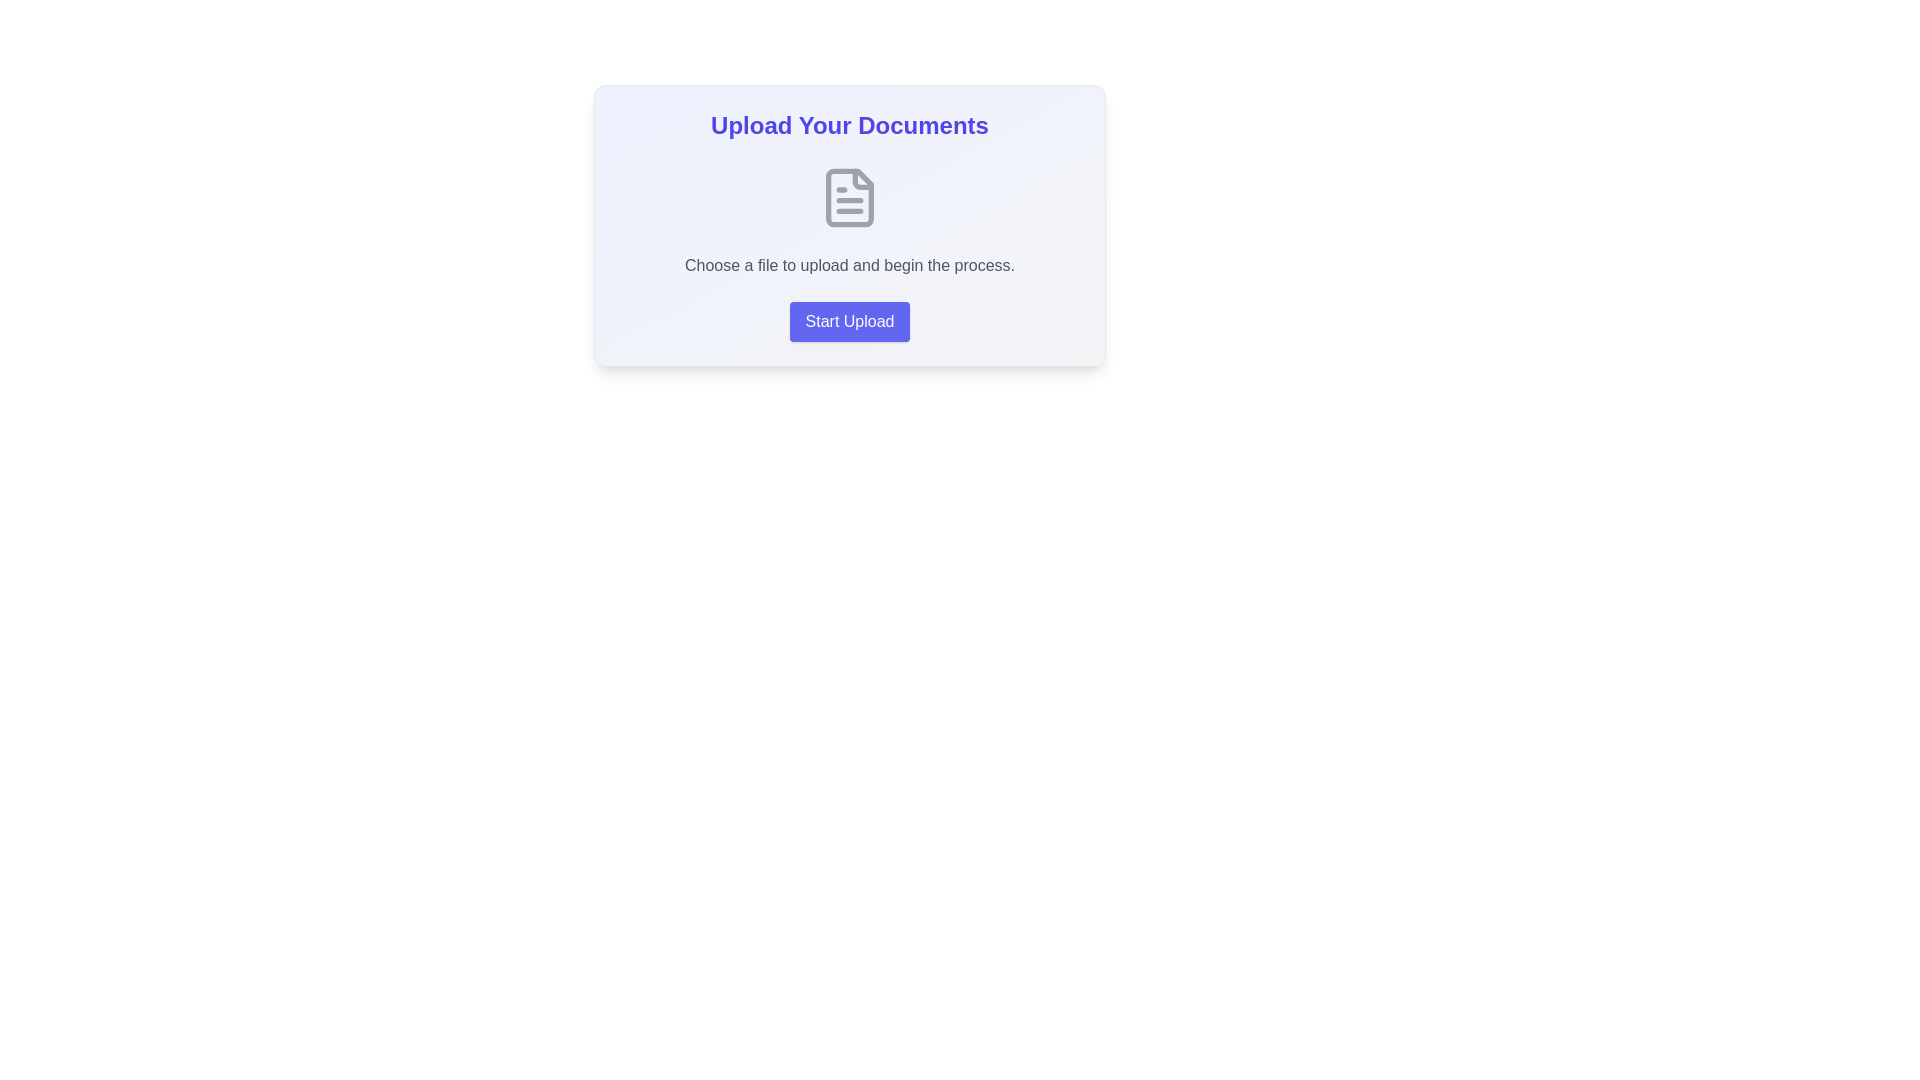  What do you see at coordinates (849, 320) in the screenshot?
I see `the button labeled 'Upload Your Documents'` at bounding box center [849, 320].